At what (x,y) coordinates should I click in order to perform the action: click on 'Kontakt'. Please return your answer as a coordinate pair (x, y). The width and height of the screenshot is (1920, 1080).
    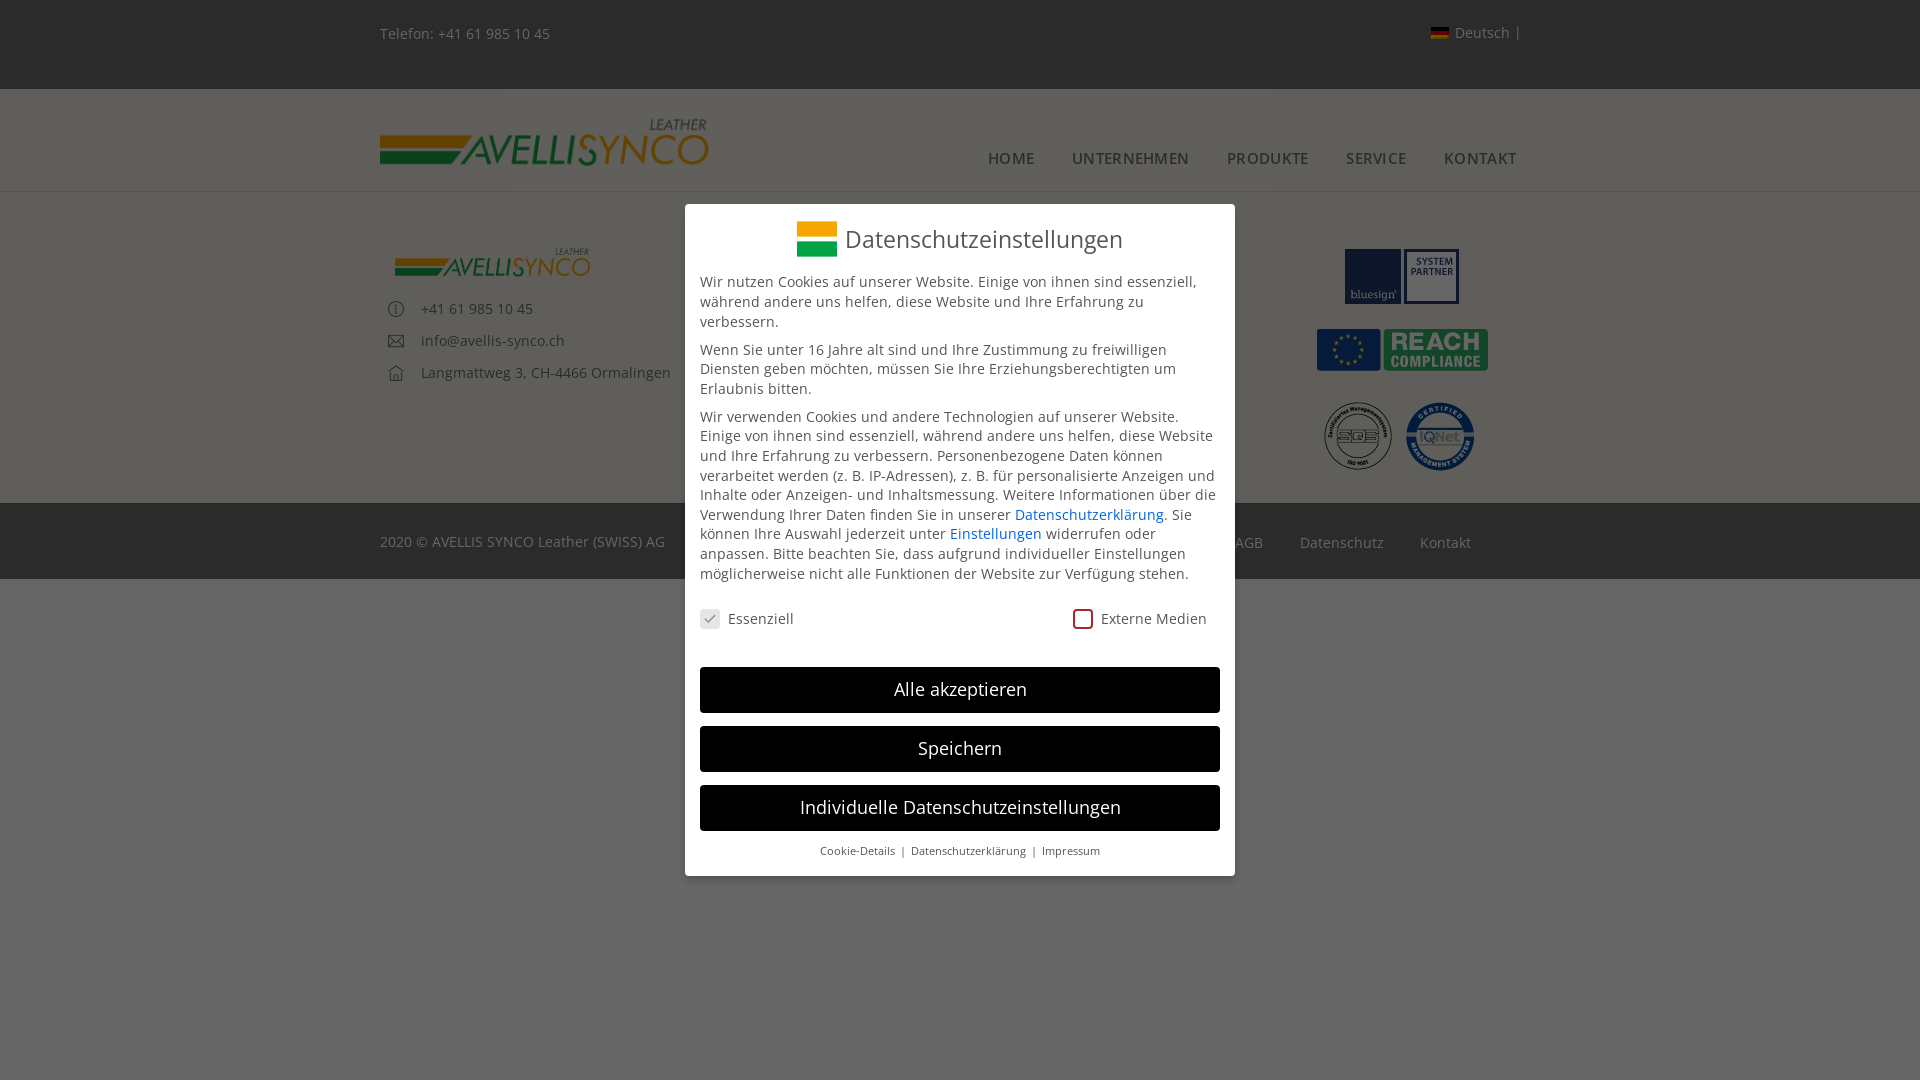
    Looking at the image, I should click on (1445, 543).